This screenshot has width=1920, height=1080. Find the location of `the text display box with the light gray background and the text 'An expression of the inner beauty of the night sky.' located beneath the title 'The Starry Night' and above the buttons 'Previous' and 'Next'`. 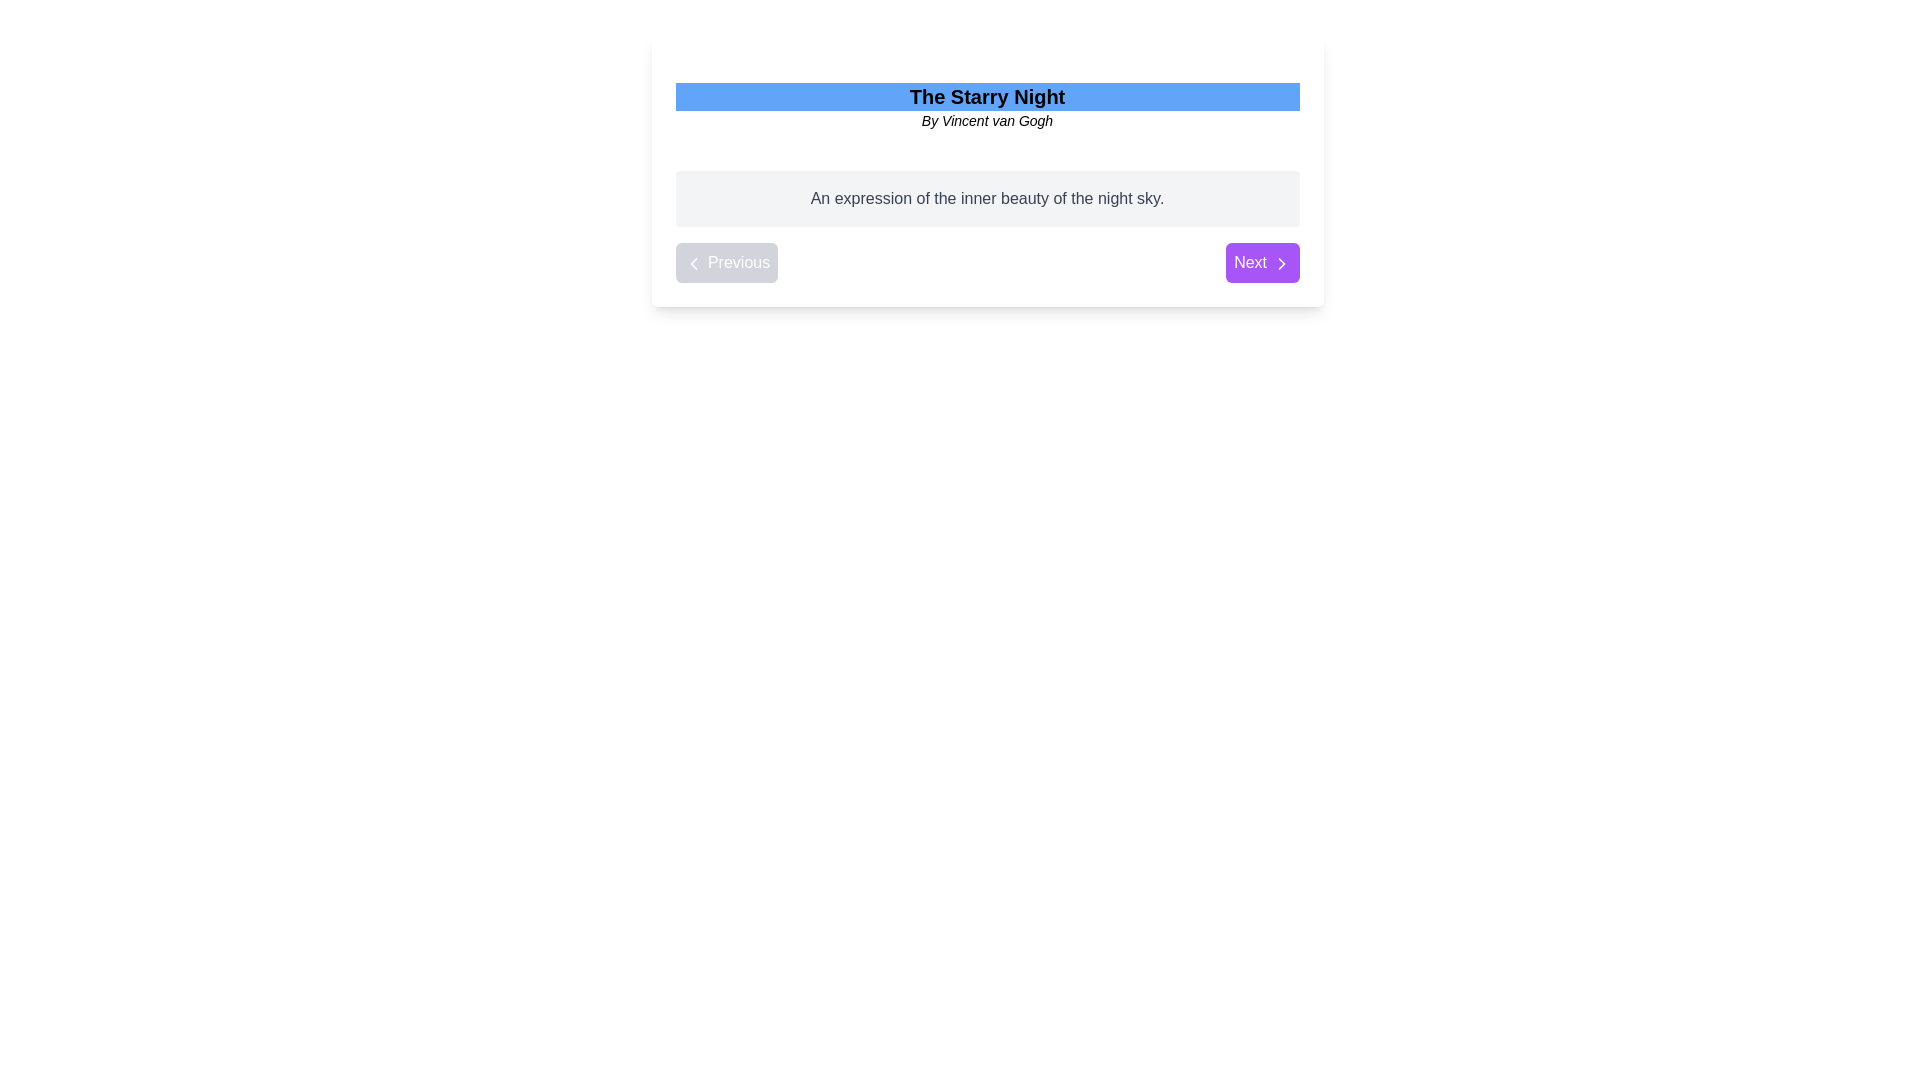

the text display box with the light gray background and the text 'An expression of the inner beauty of the night sky.' located beneath the title 'The Starry Night' and above the buttons 'Previous' and 'Next' is located at coordinates (987, 199).